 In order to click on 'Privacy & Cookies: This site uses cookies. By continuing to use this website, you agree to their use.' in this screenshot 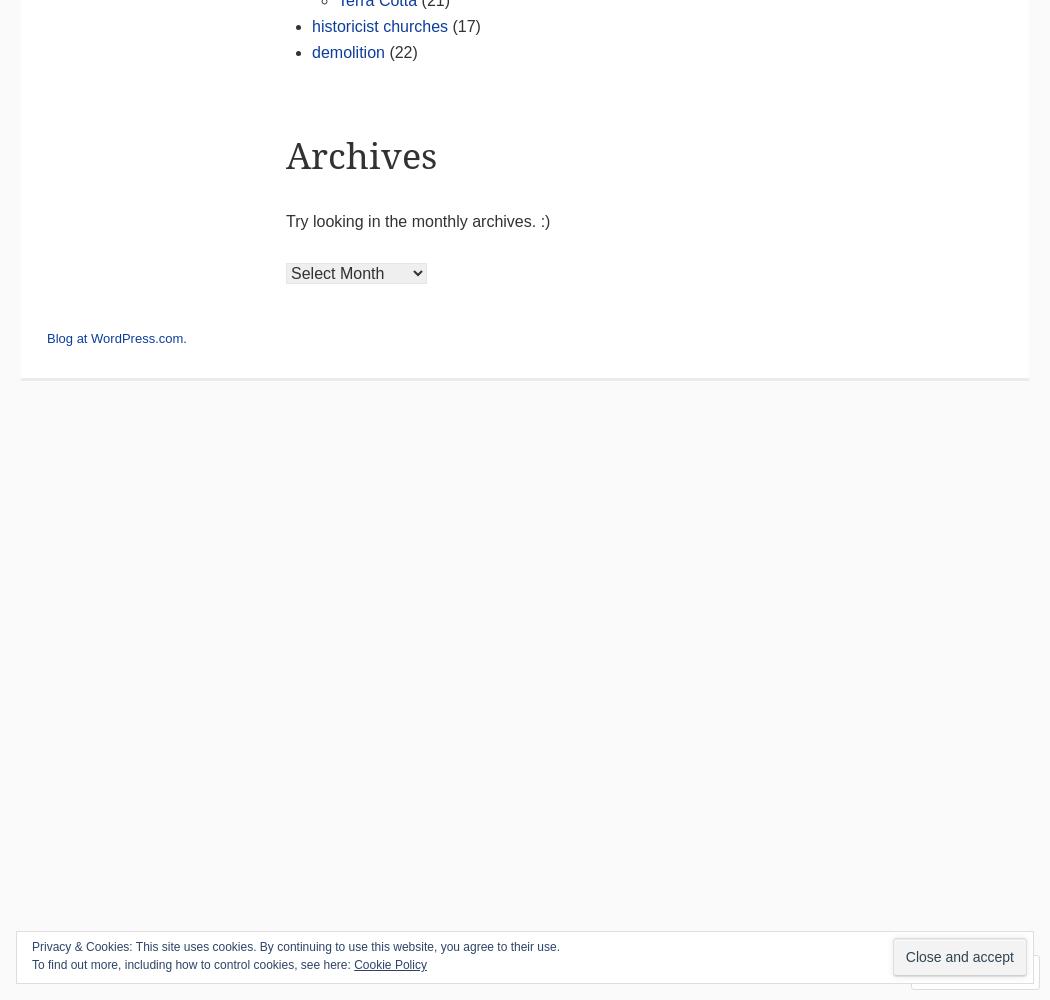, I will do `click(294, 946)`.